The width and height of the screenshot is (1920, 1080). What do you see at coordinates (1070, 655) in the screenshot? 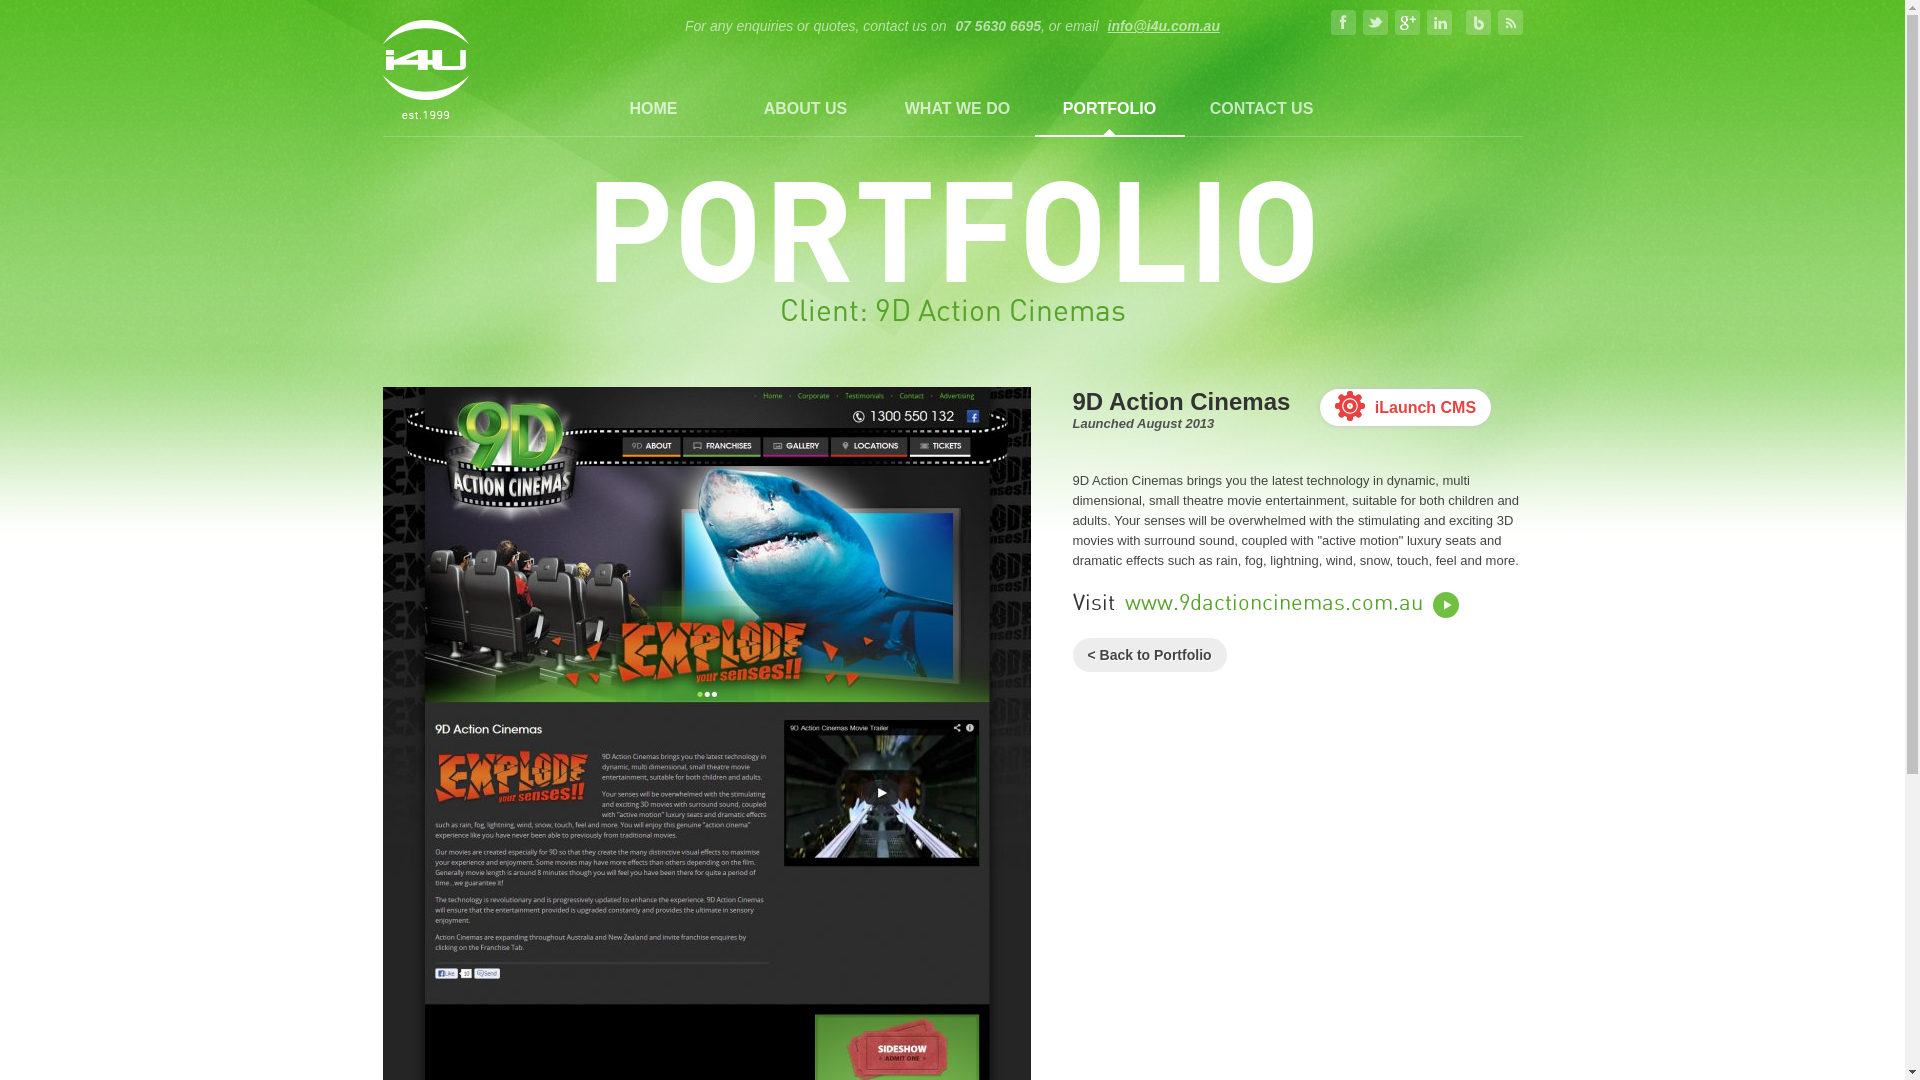
I see `'< Back to Portfolio'` at bounding box center [1070, 655].